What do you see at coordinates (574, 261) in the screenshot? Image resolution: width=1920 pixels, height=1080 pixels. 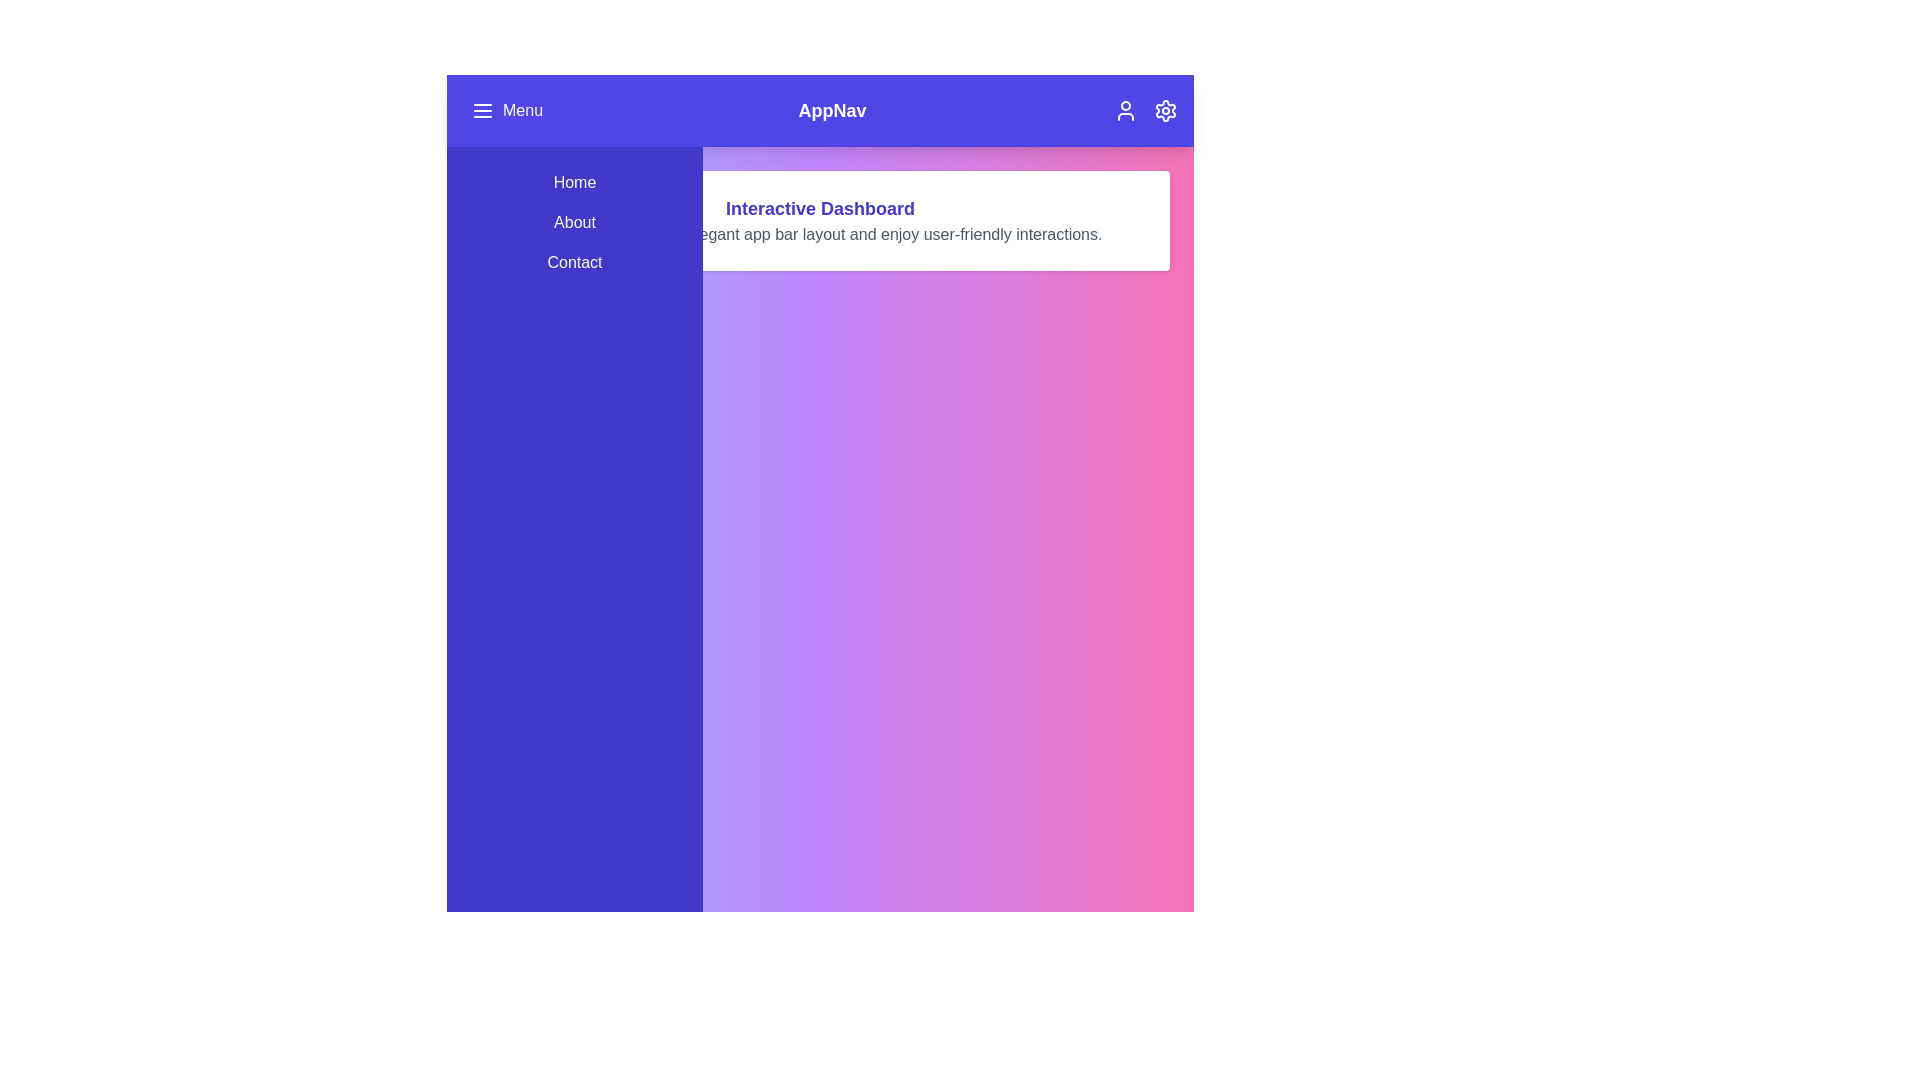 I see `the menu item Contact` at bounding box center [574, 261].